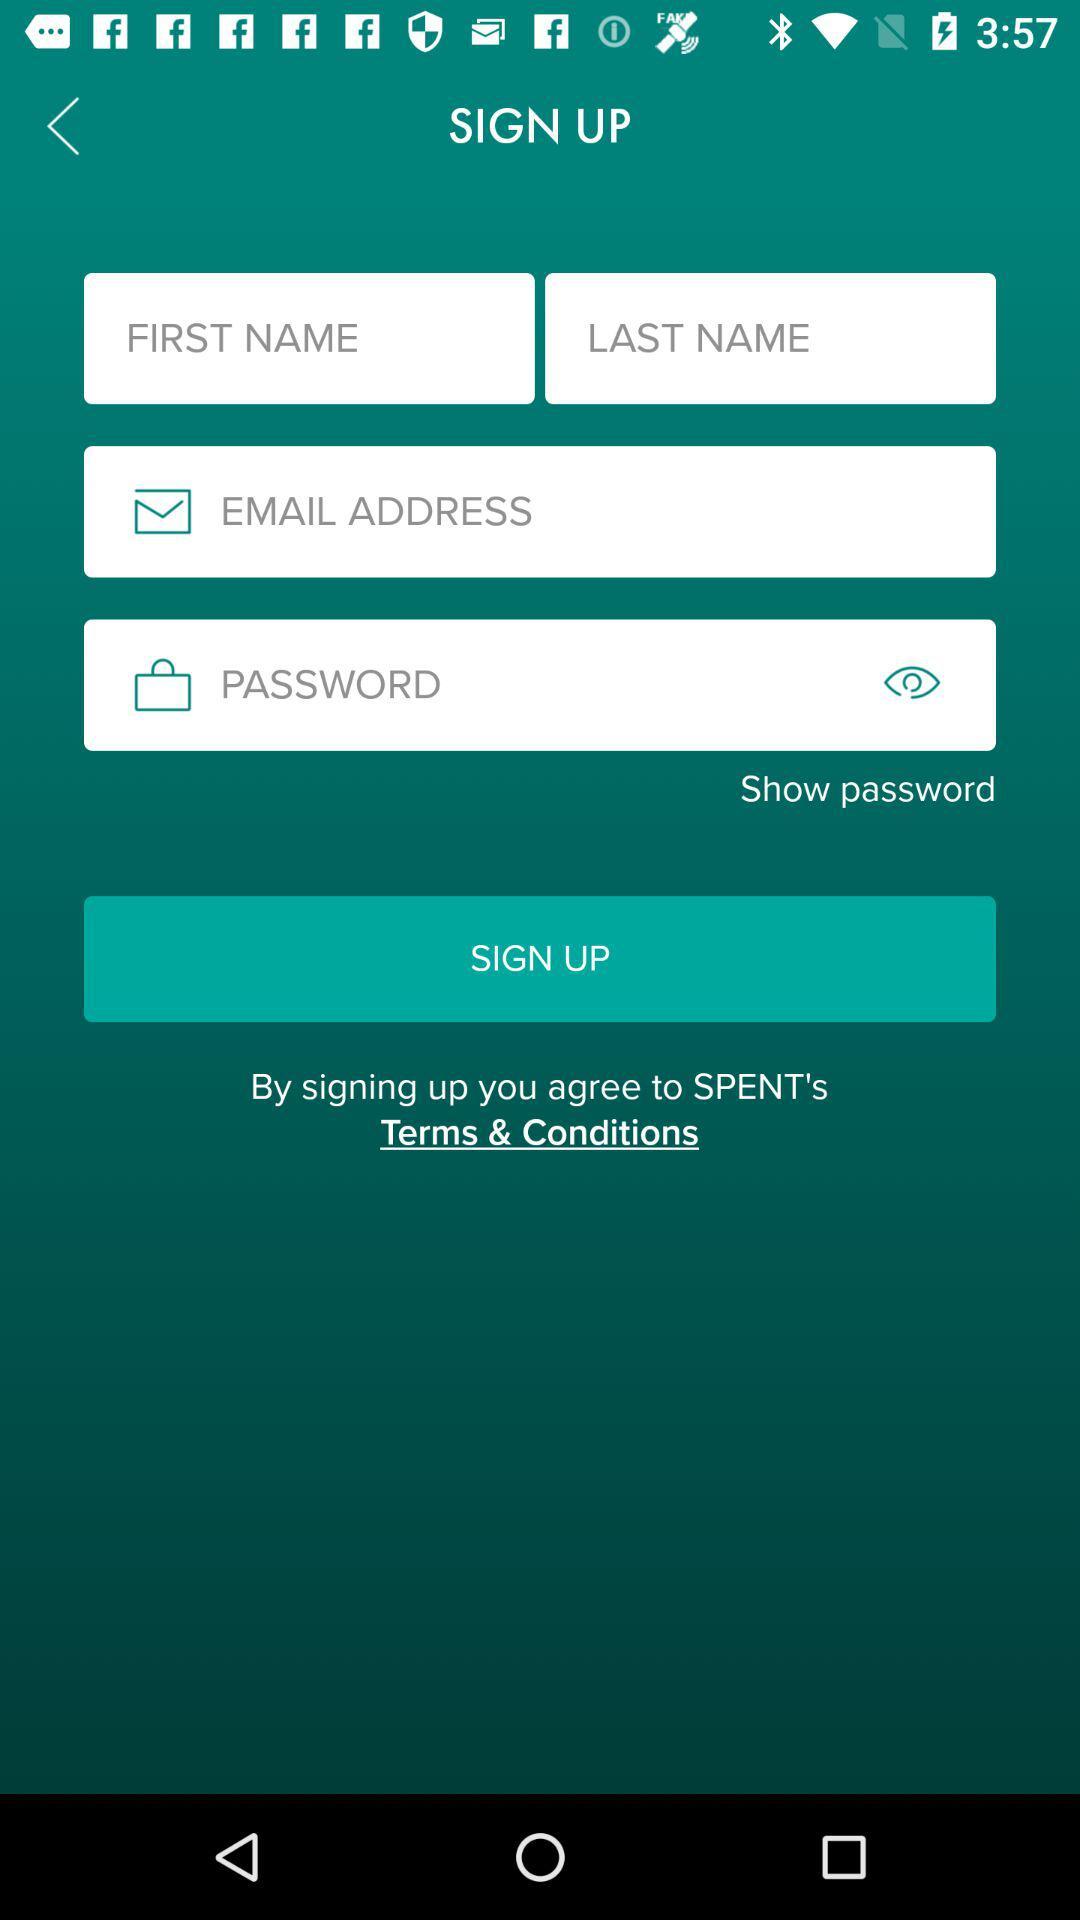 Image resolution: width=1080 pixels, height=1920 pixels. What do you see at coordinates (309, 338) in the screenshot?
I see `open keyboard to enter name` at bounding box center [309, 338].